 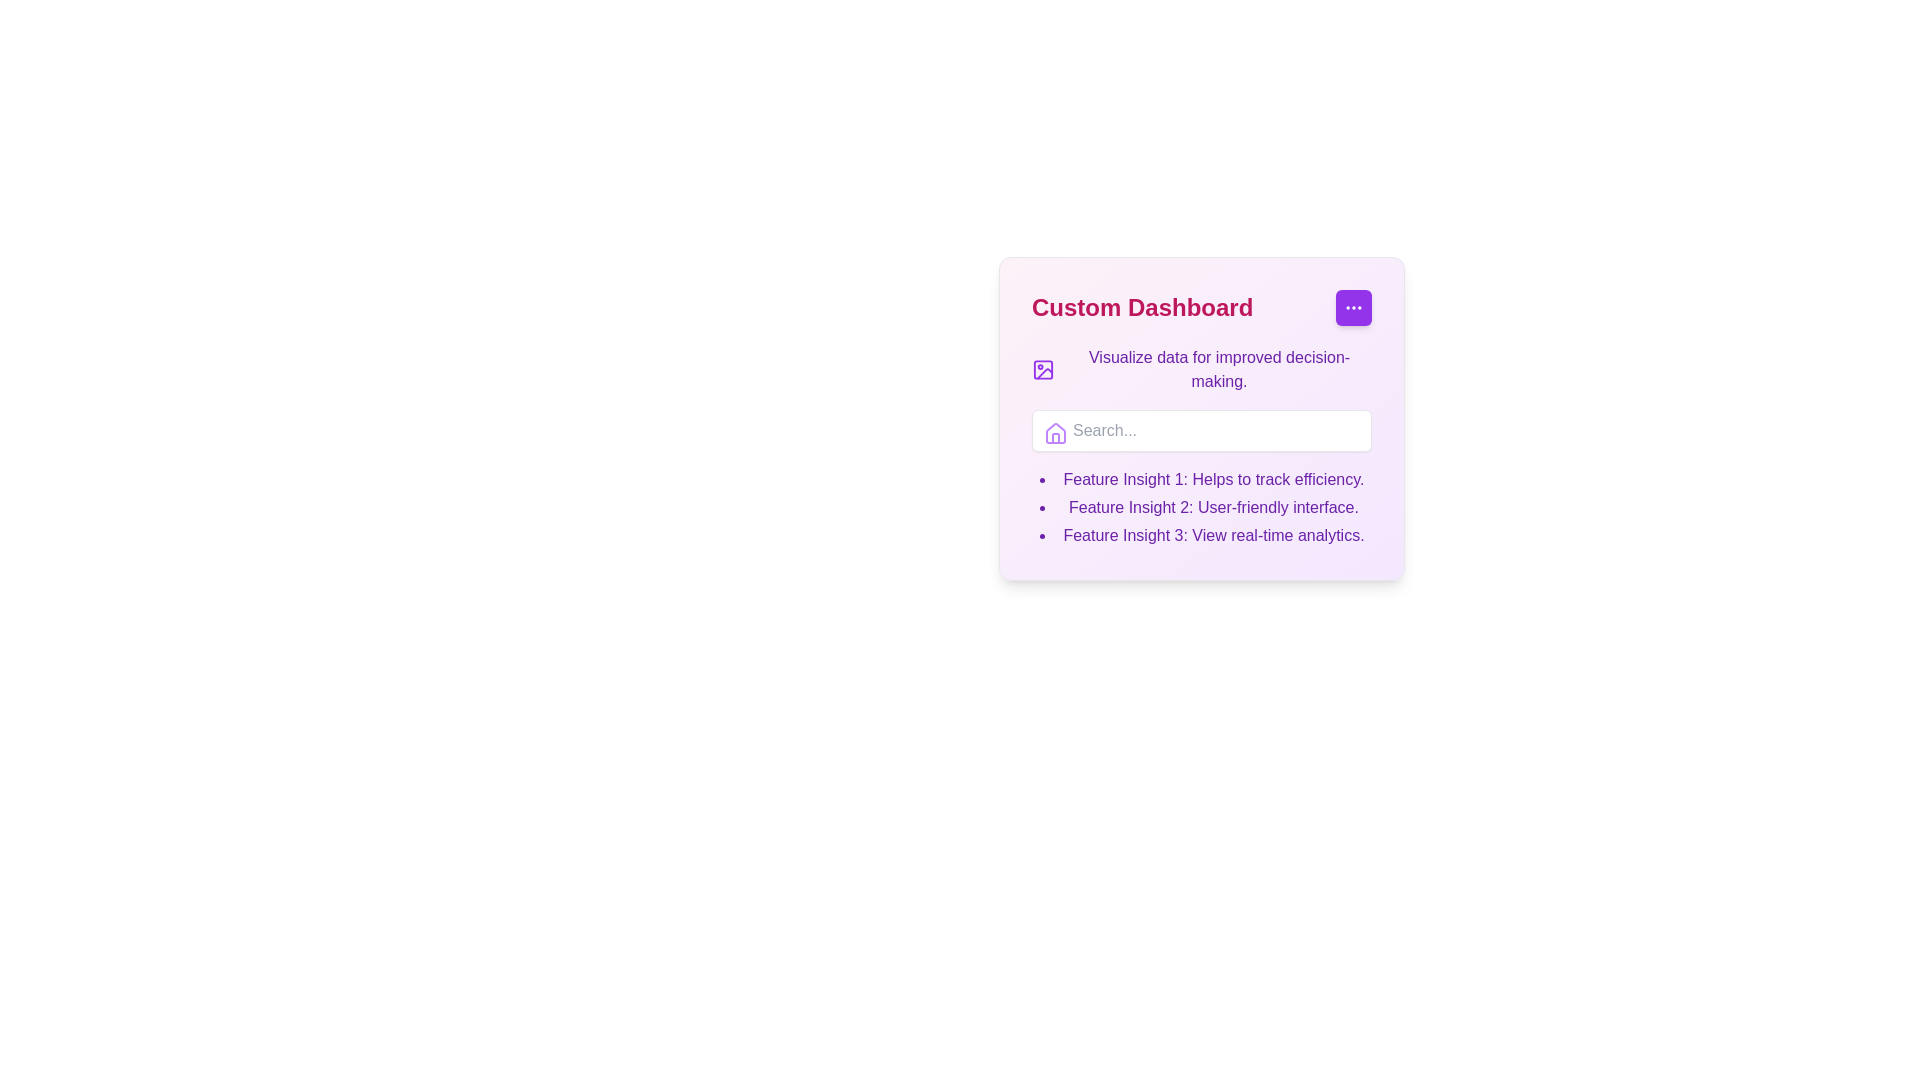 I want to click on the small purple house-shaped icon located at the top left corner of the search box placeholder within the dashboard interface, so click(x=1055, y=433).